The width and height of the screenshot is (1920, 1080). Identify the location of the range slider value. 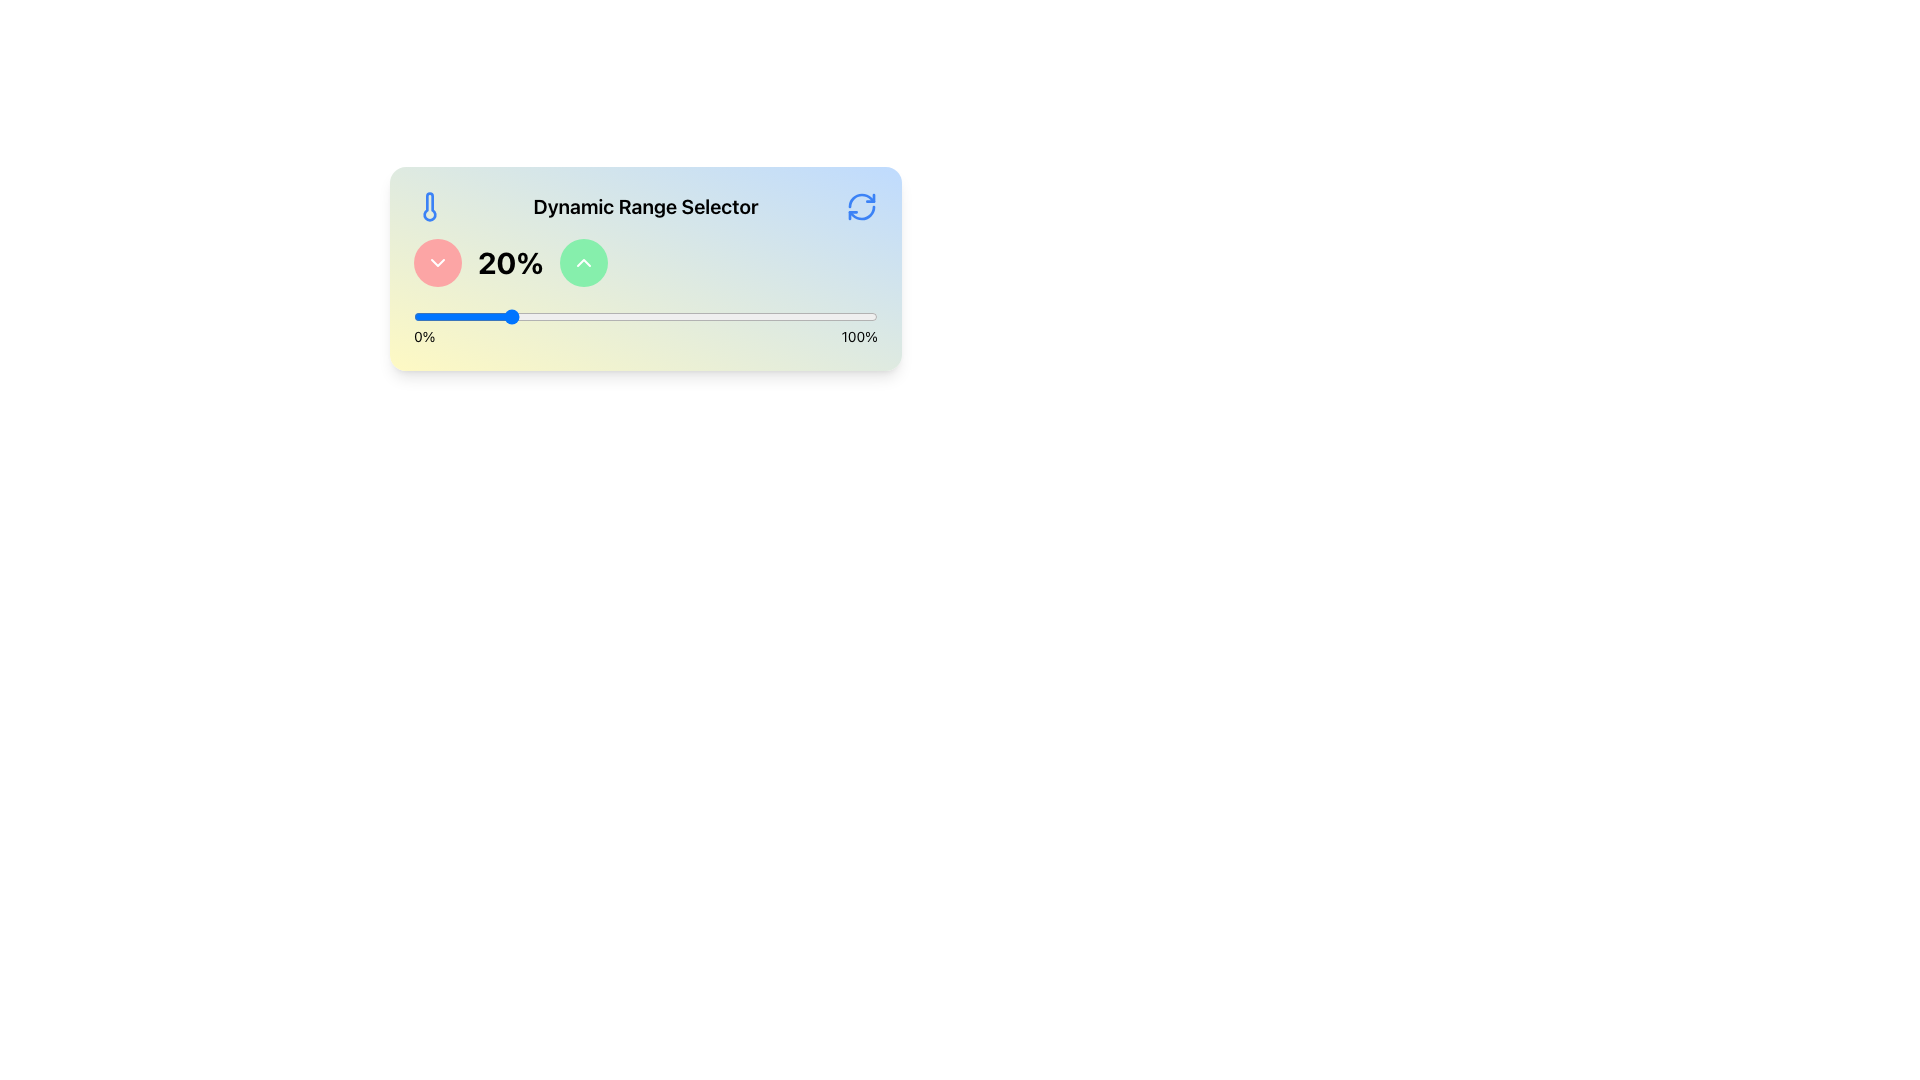
(502, 315).